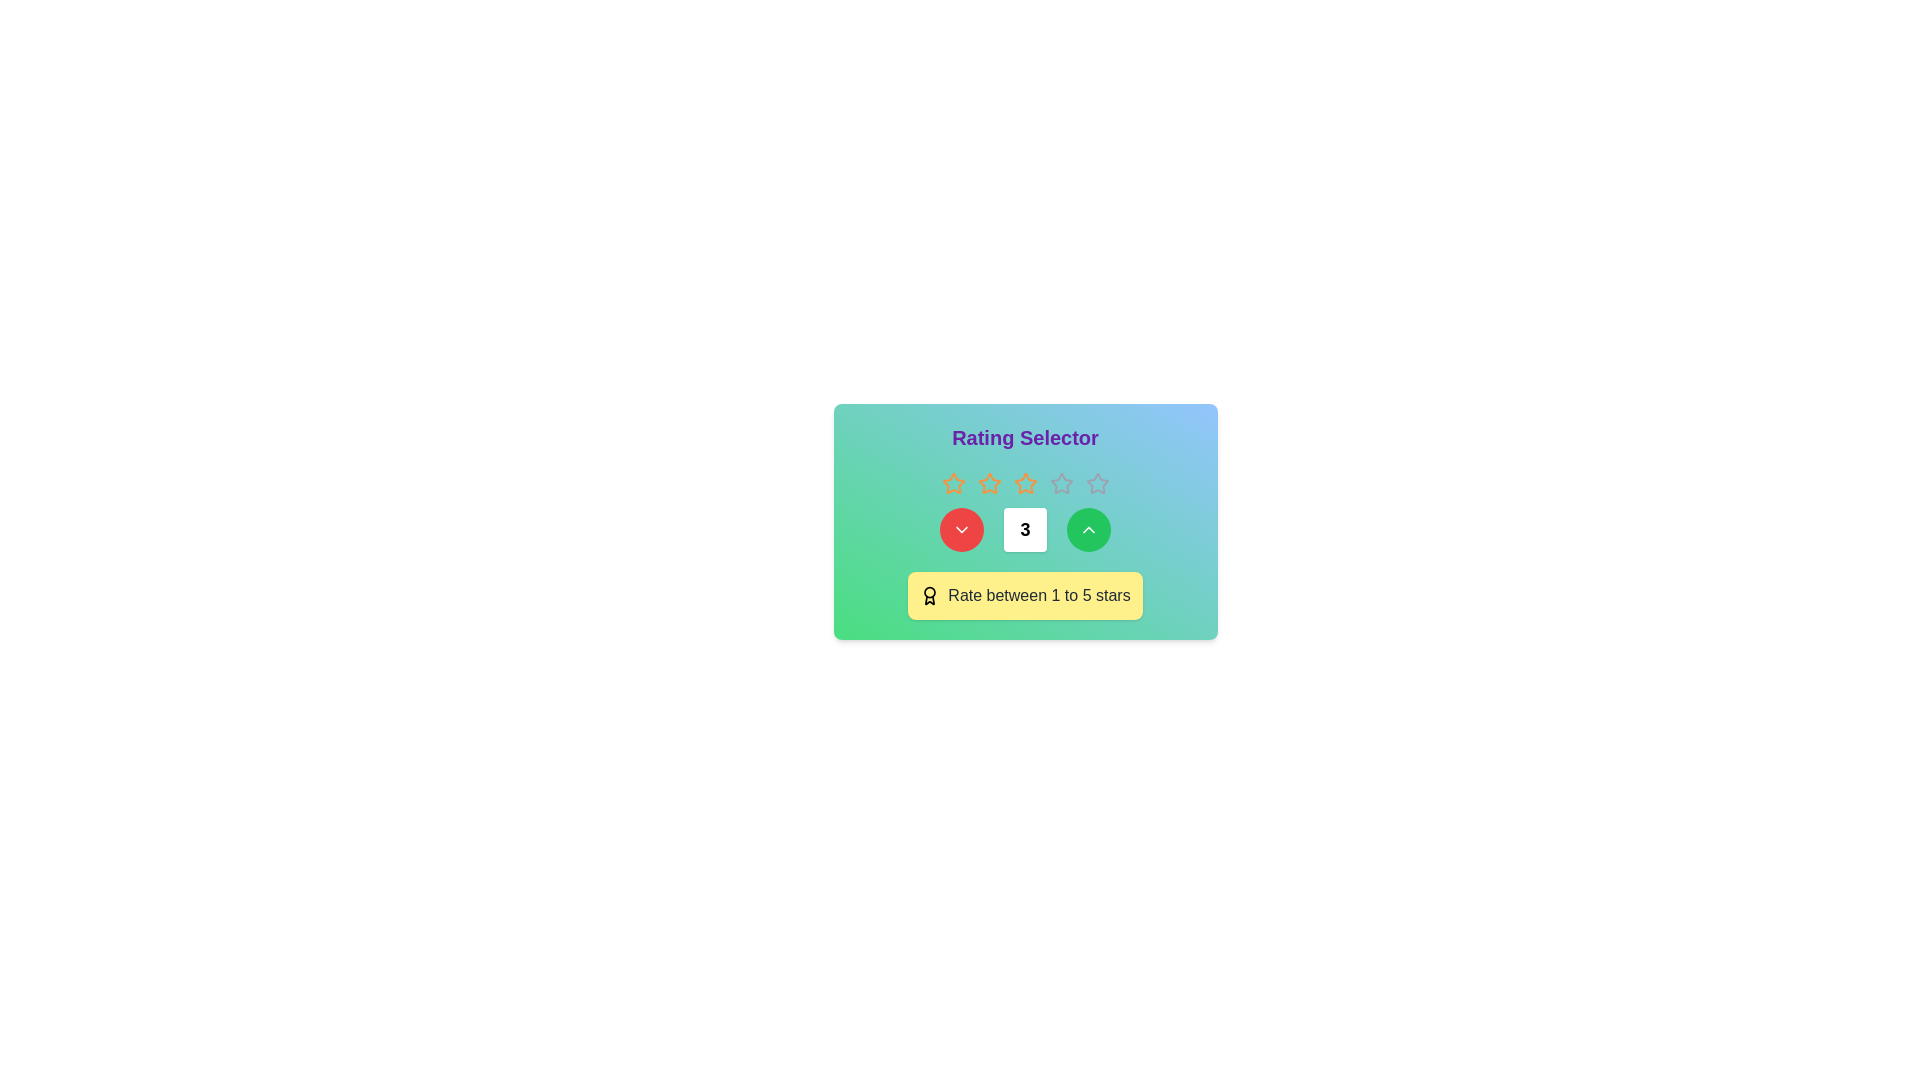 The height and width of the screenshot is (1080, 1920). I want to click on displayed number from the numeric display box located centrally below the row of star icons, between the decrement button on the left and the increment button on the right, so click(1025, 546).